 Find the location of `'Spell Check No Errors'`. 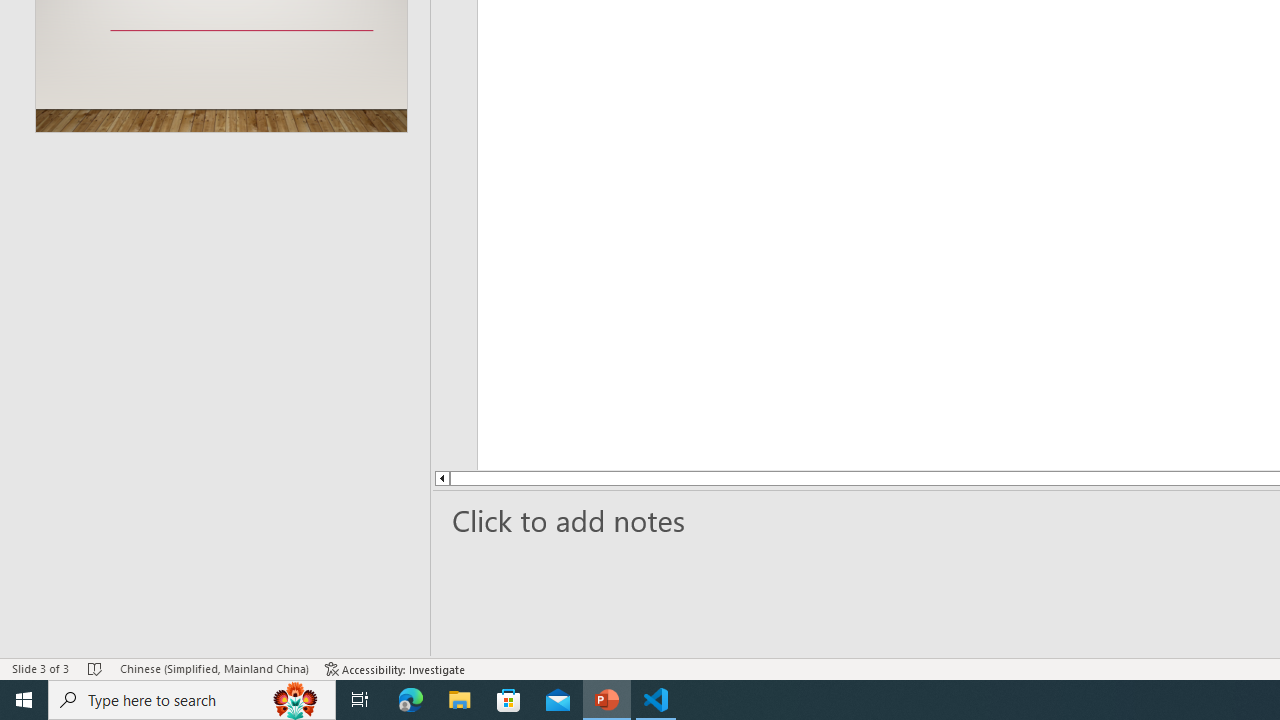

'Spell Check No Errors' is located at coordinates (95, 669).